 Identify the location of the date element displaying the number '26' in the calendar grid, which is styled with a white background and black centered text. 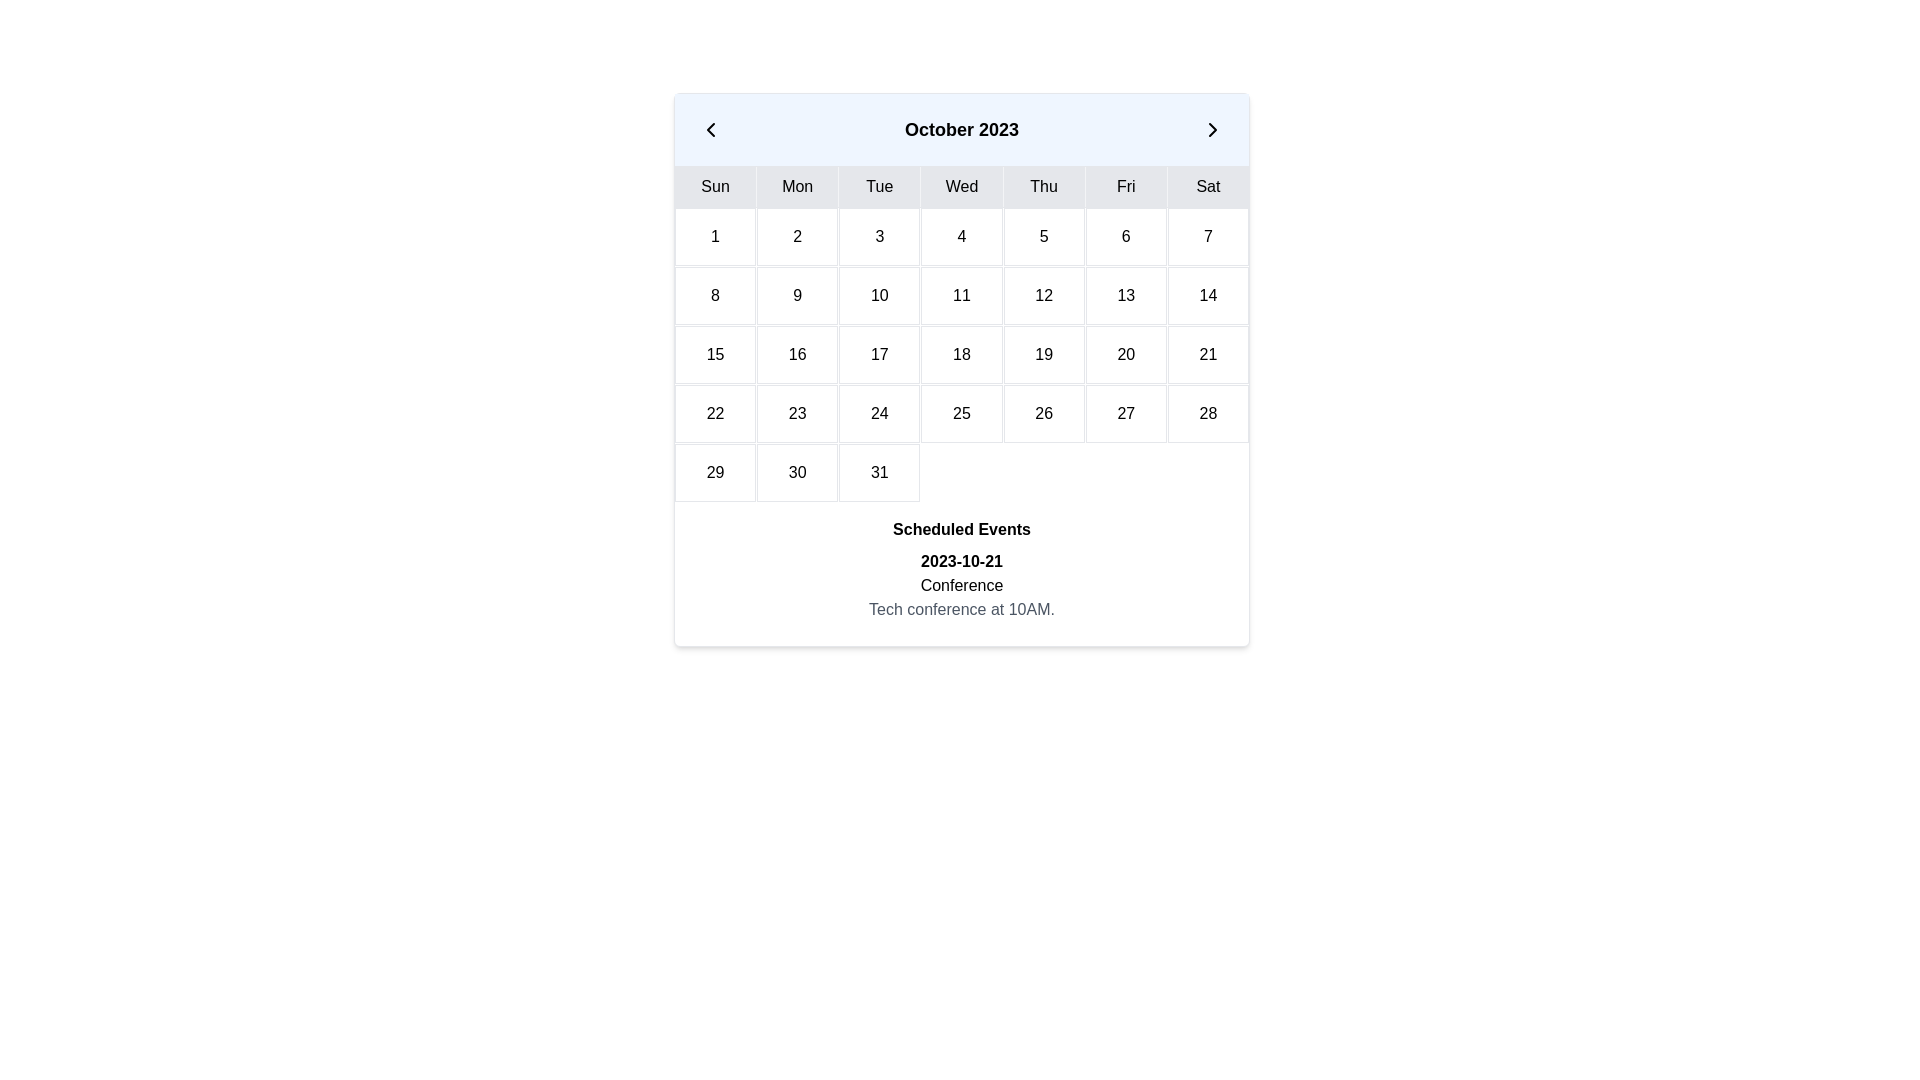
(1043, 412).